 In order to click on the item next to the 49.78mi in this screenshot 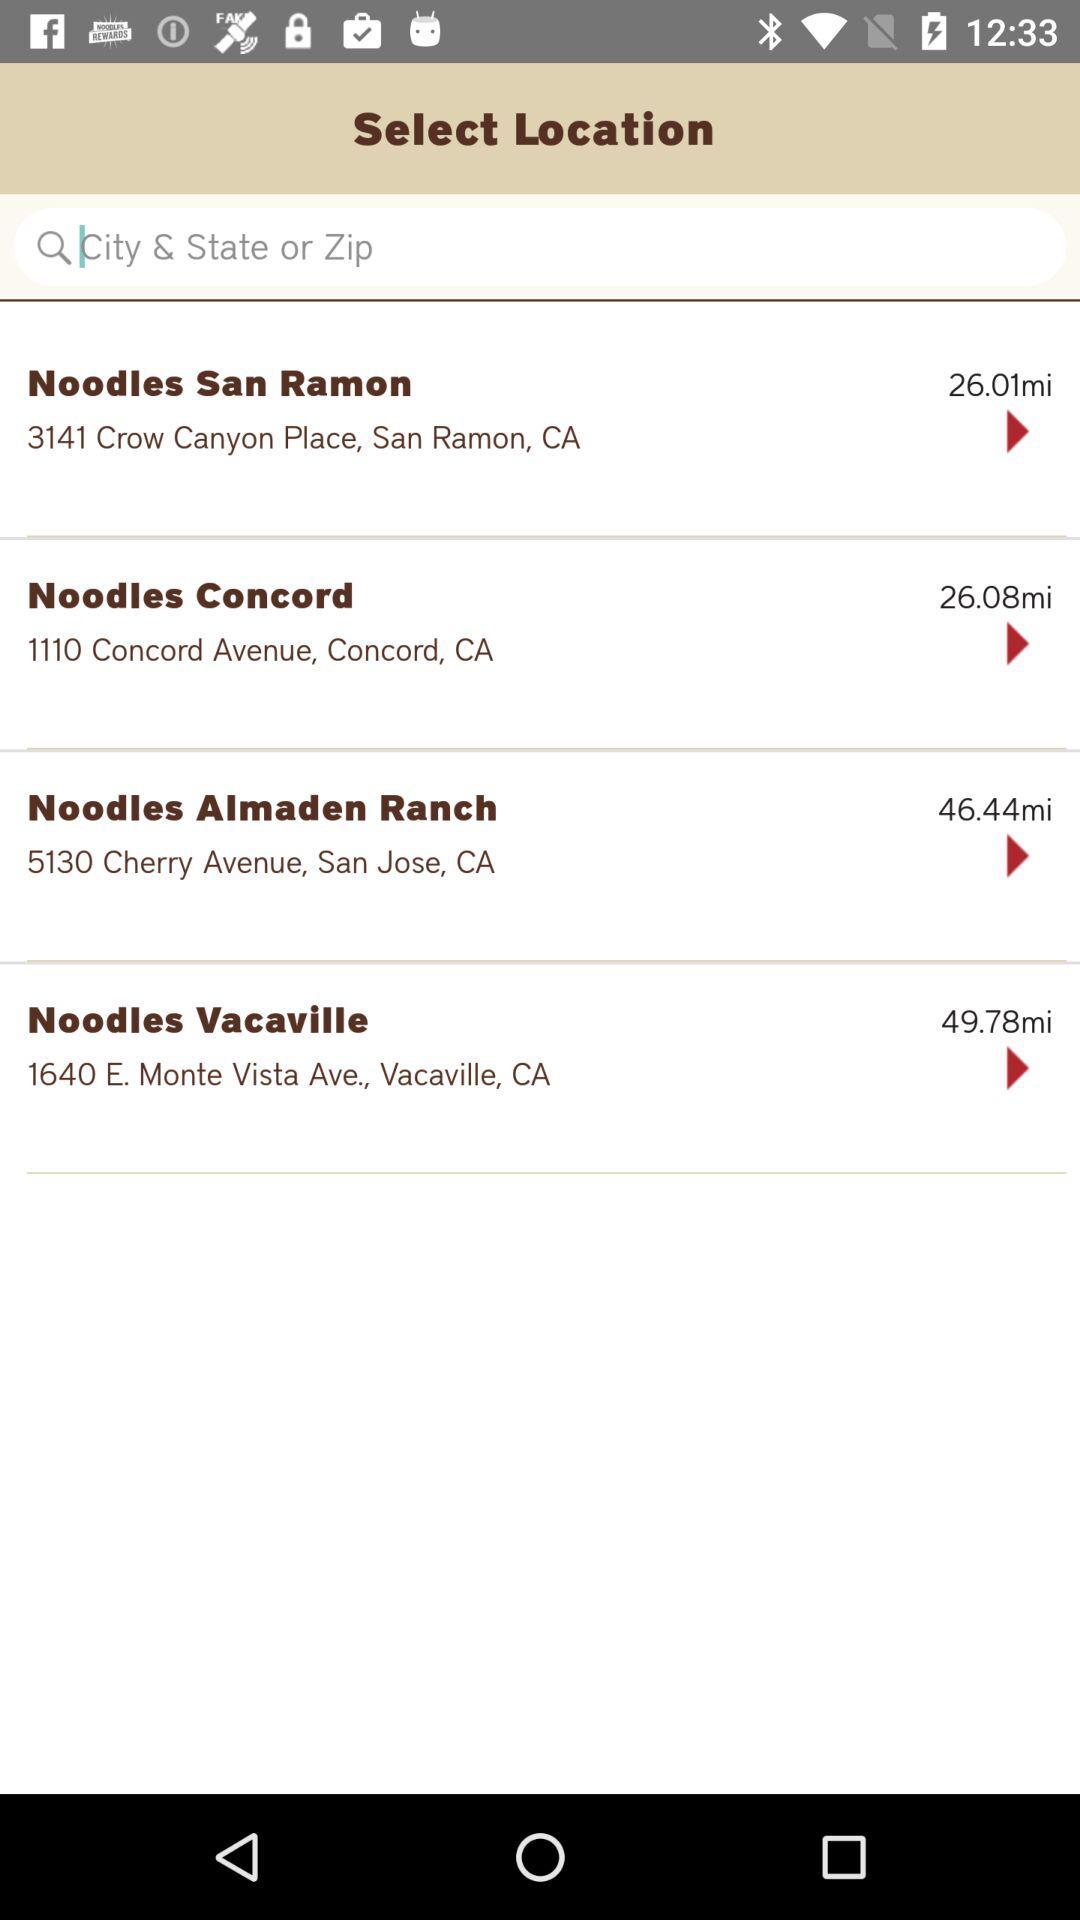, I will do `click(436, 1018)`.